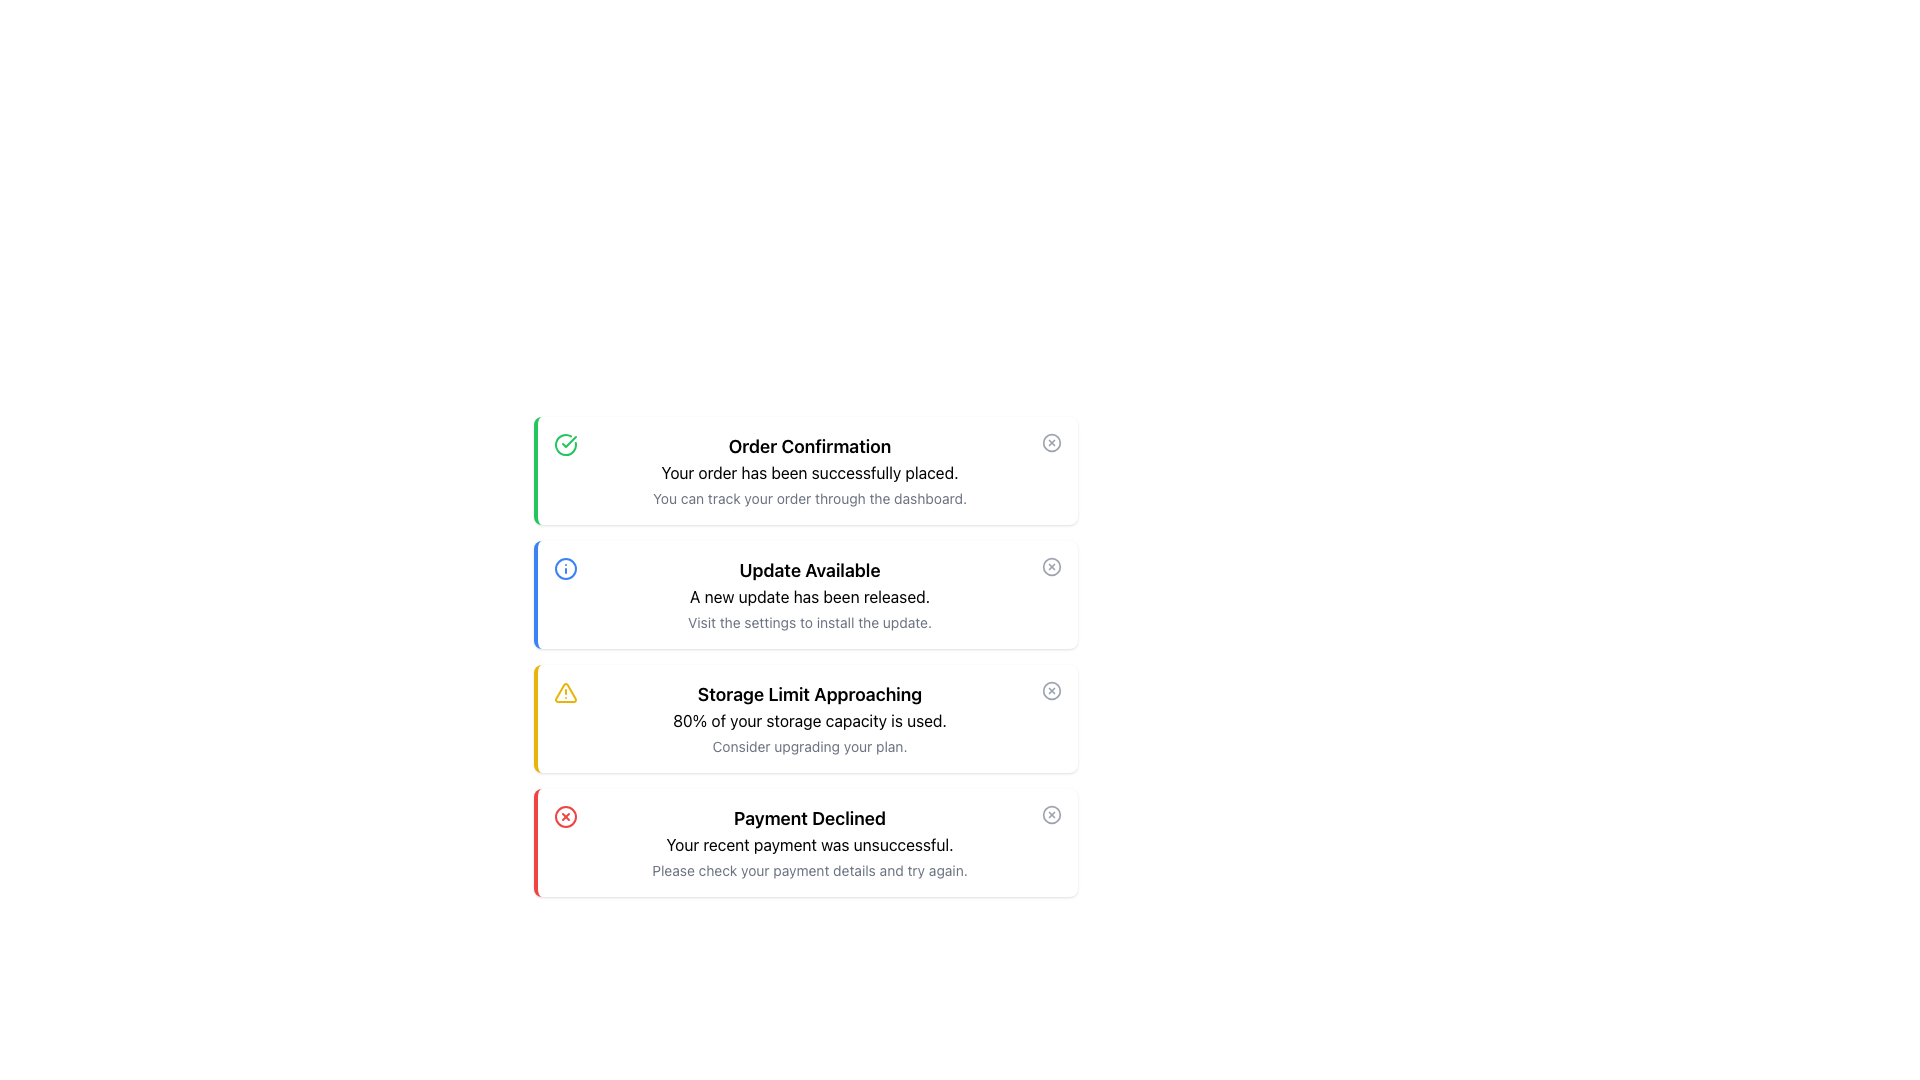 This screenshot has height=1080, width=1920. What do you see at coordinates (1050, 814) in the screenshot?
I see `the close button located at the rightmost position of the 'Payment Declined' notification card` at bounding box center [1050, 814].